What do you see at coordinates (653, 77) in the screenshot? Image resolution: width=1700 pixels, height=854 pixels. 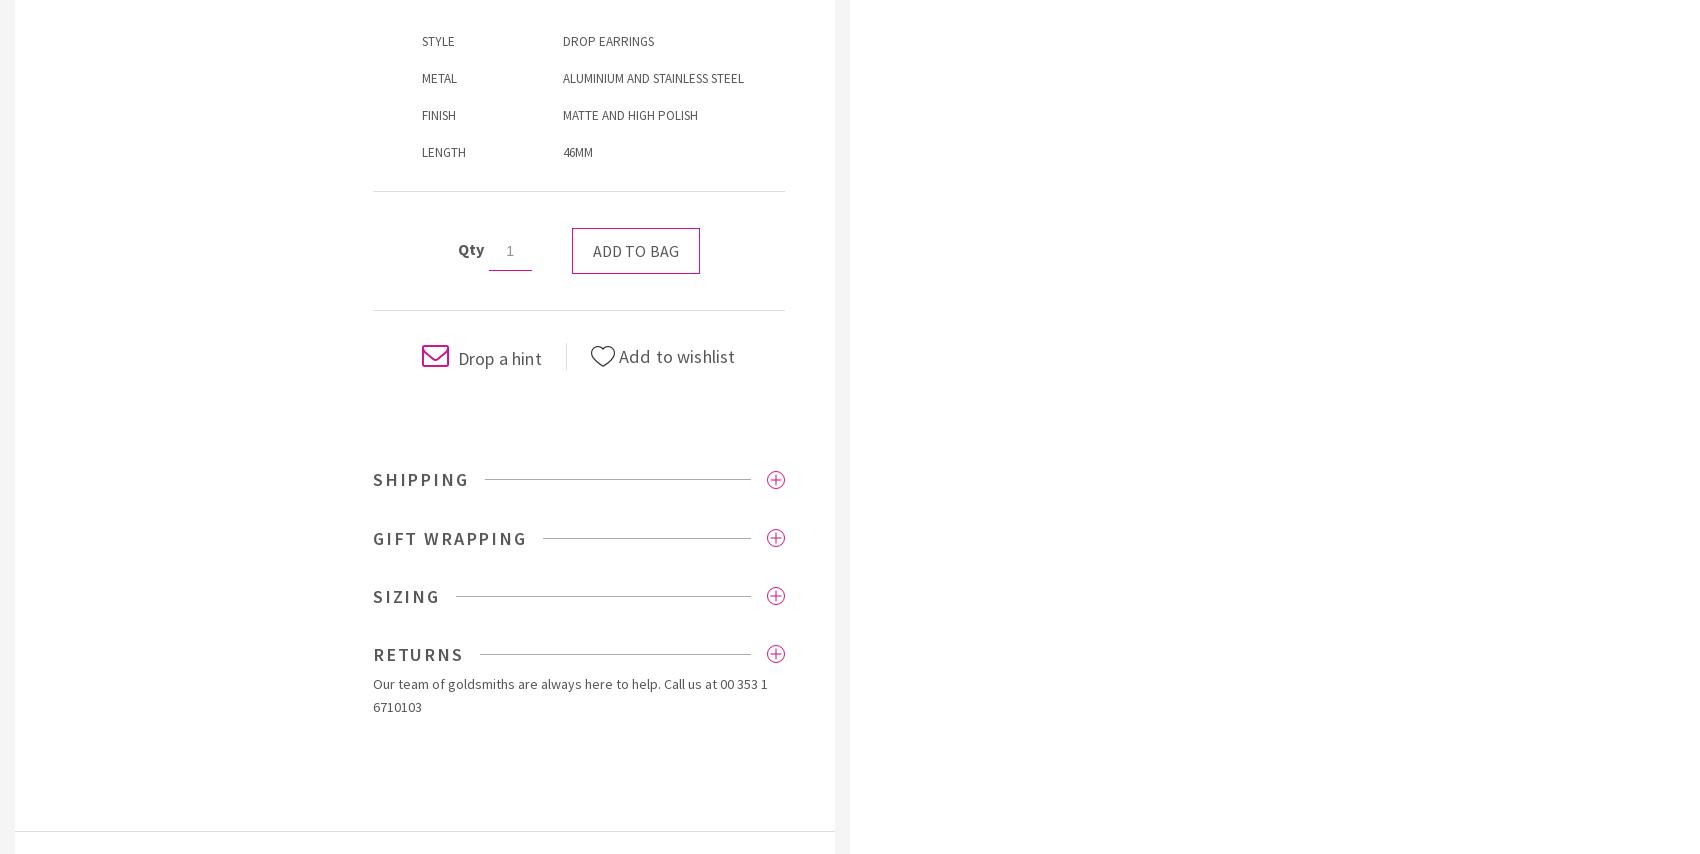 I see `'ALUMINIUM AND STAINLESS STEEL'` at bounding box center [653, 77].